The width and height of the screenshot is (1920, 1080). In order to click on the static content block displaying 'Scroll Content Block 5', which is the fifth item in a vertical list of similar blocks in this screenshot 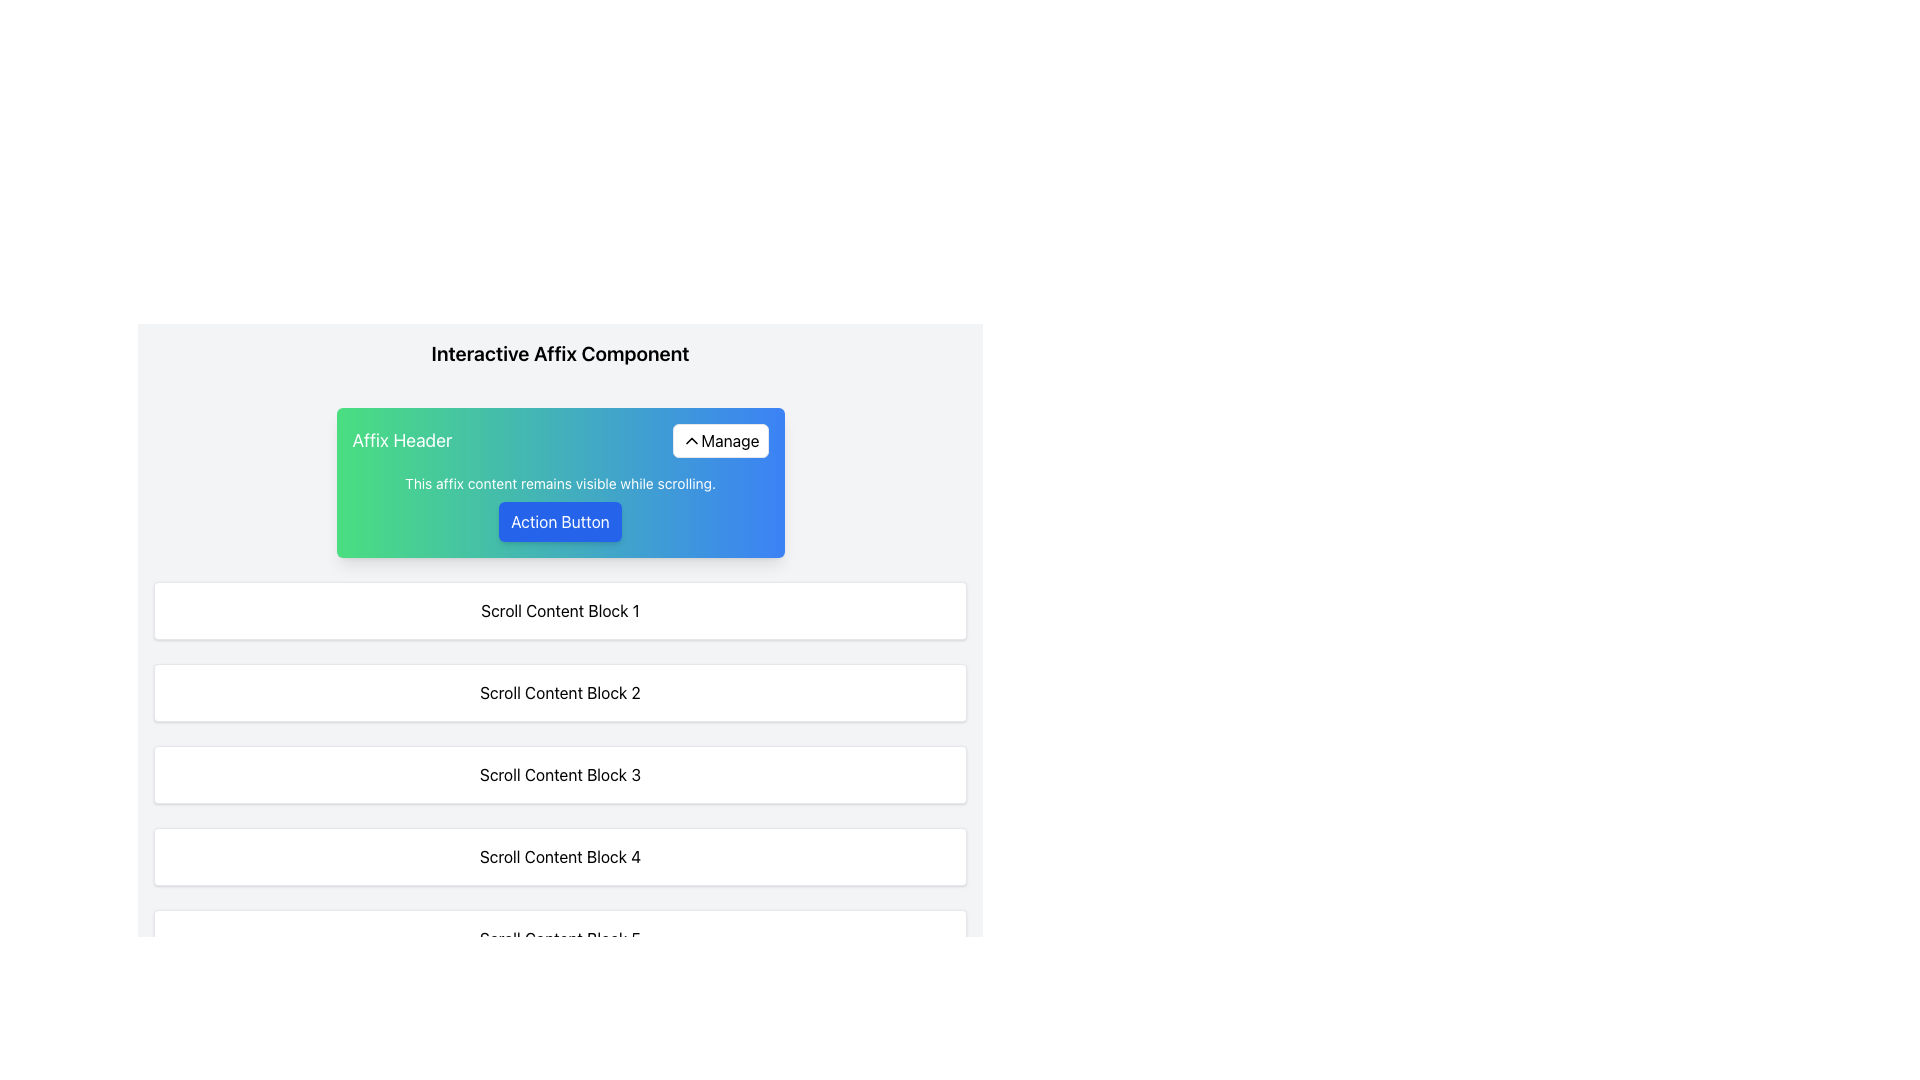, I will do `click(560, 938)`.